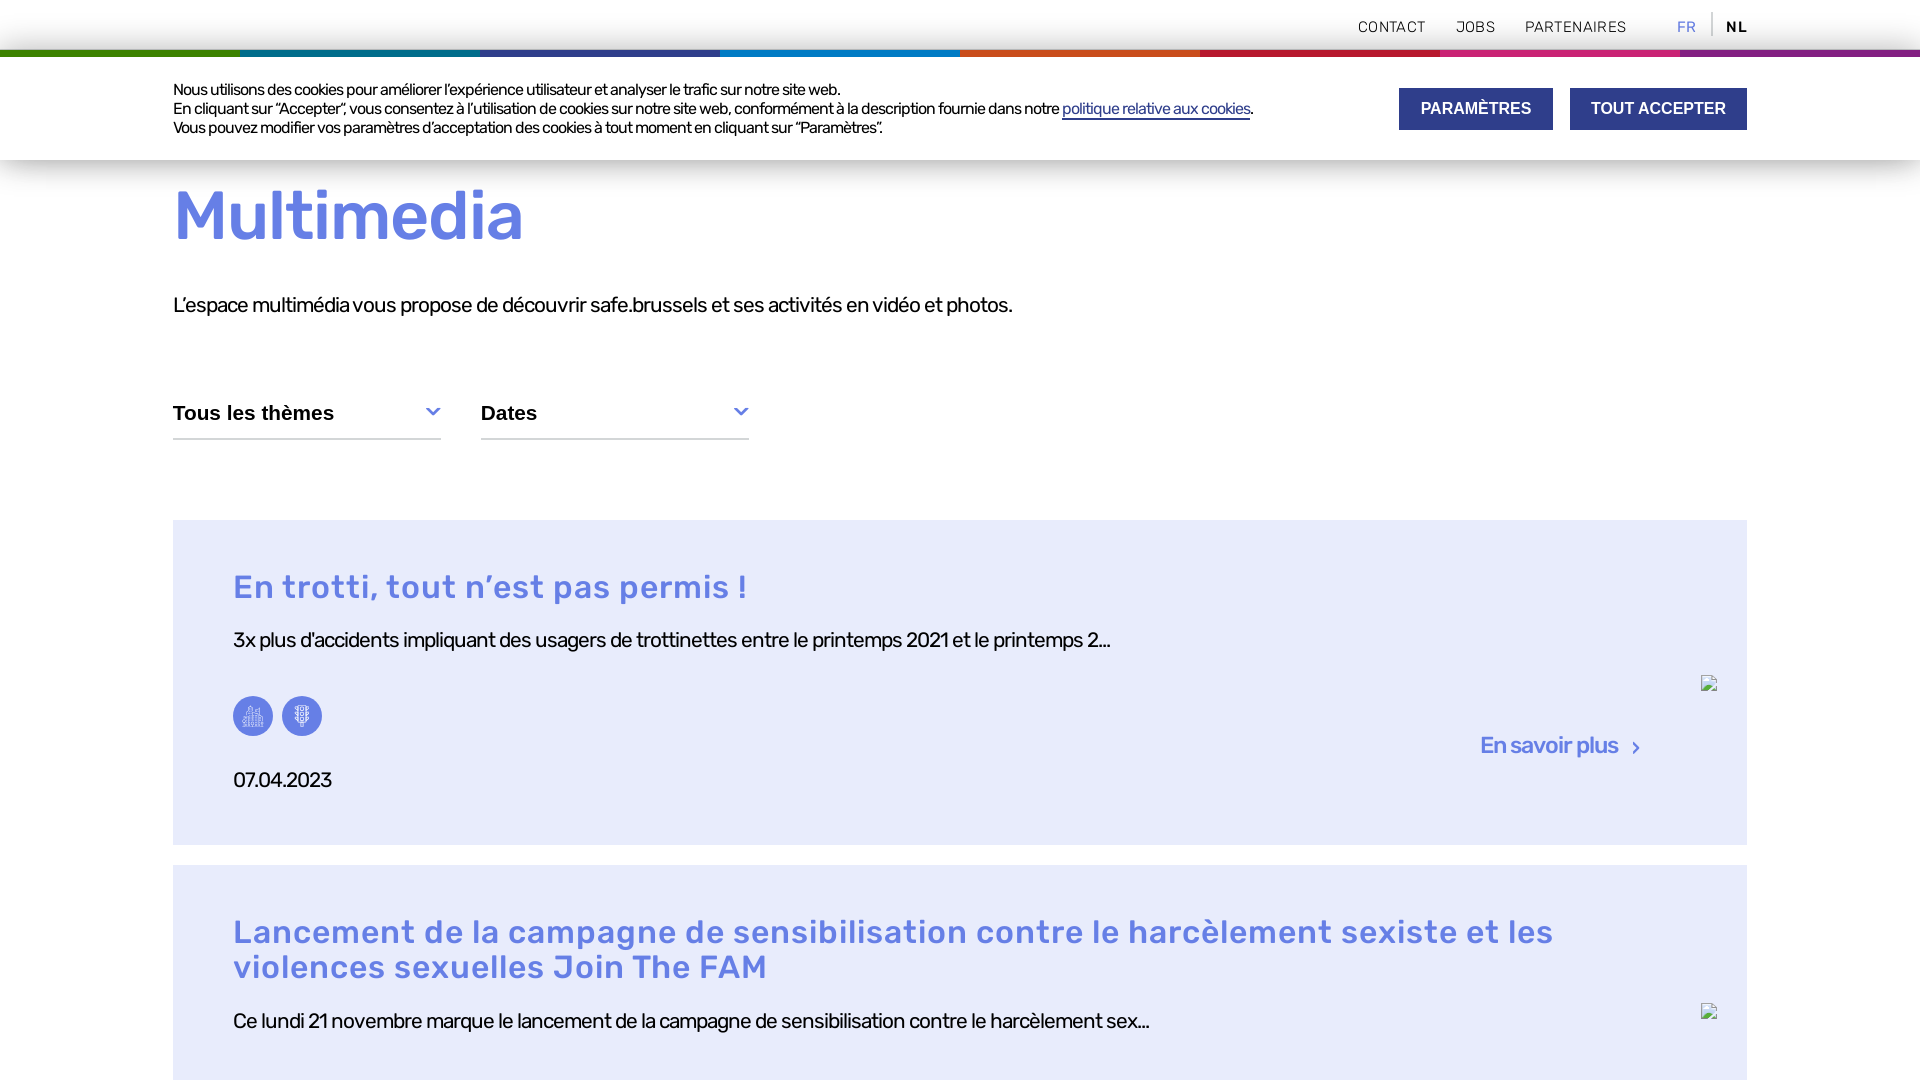 The image size is (1920, 1080). What do you see at coordinates (1735, 27) in the screenshot?
I see `'NL'` at bounding box center [1735, 27].